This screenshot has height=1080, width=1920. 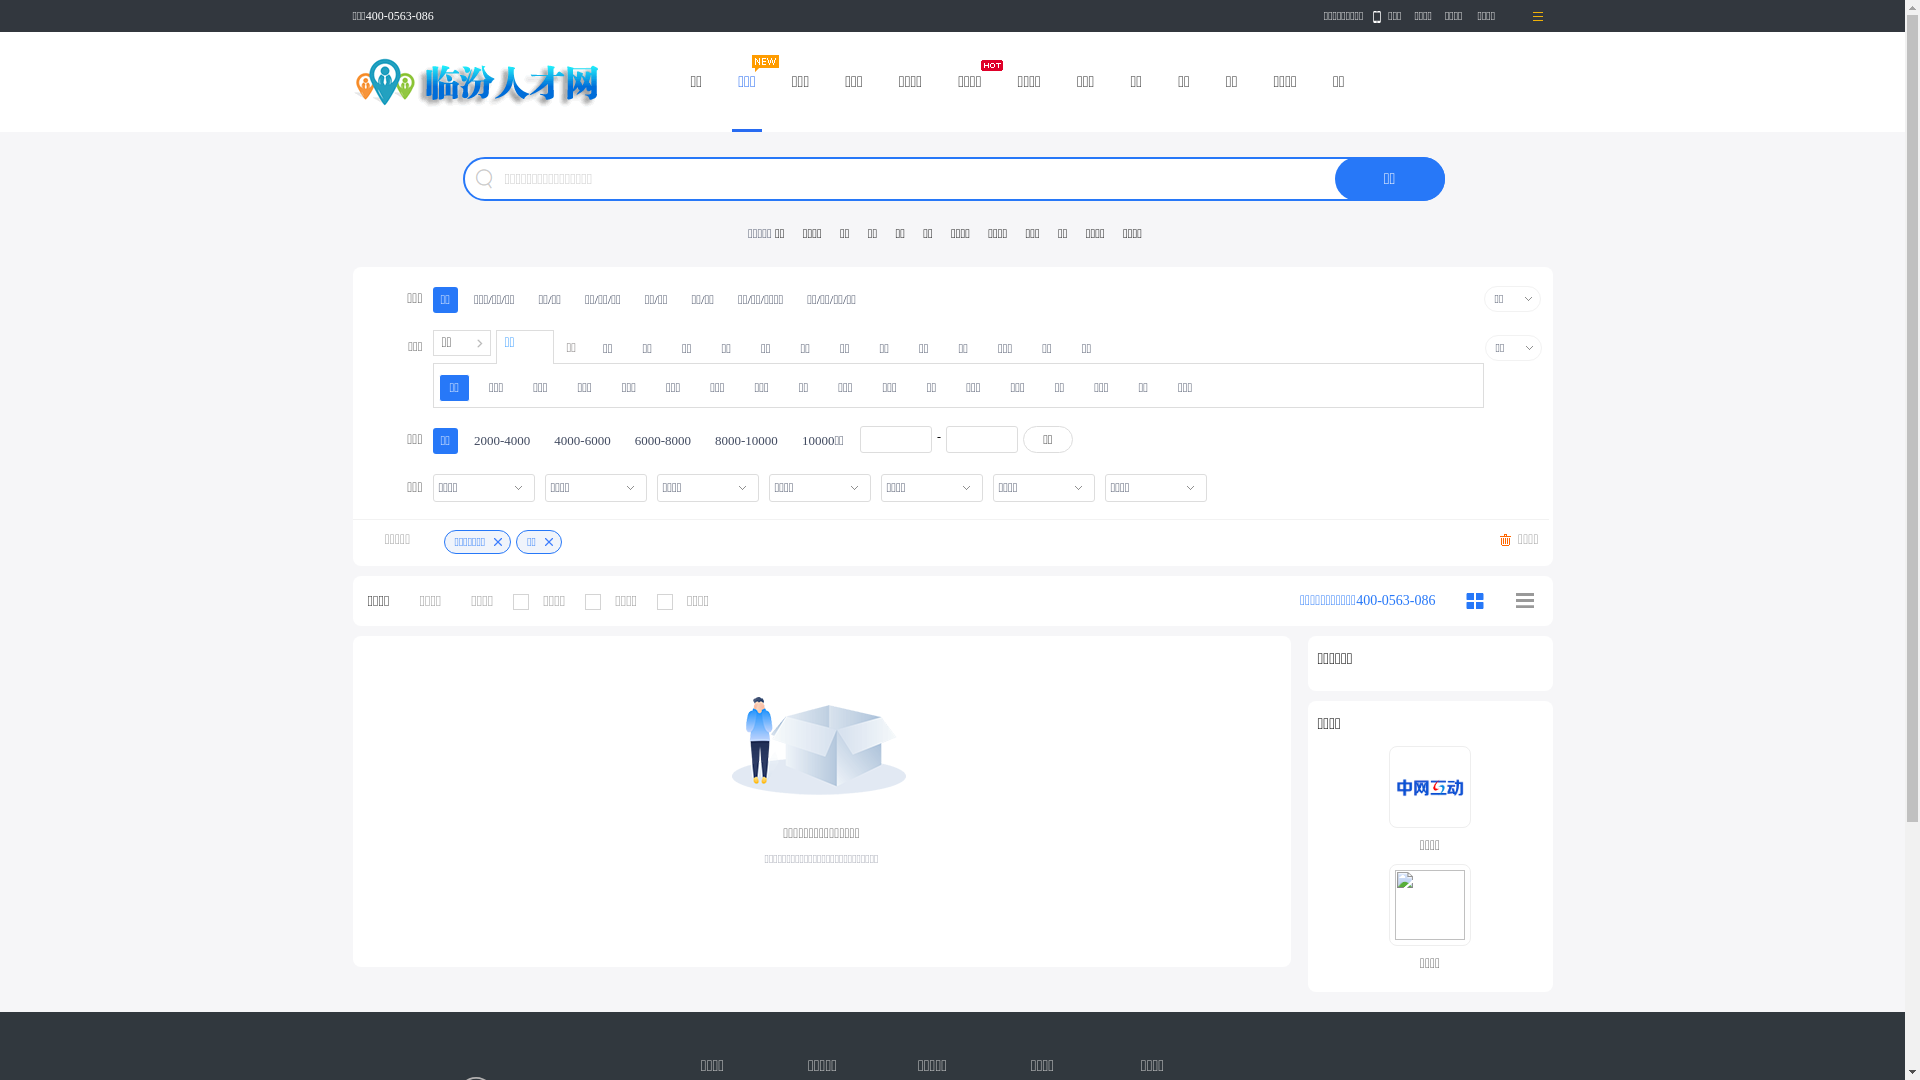 What do you see at coordinates (745, 439) in the screenshot?
I see `'8000-10000'` at bounding box center [745, 439].